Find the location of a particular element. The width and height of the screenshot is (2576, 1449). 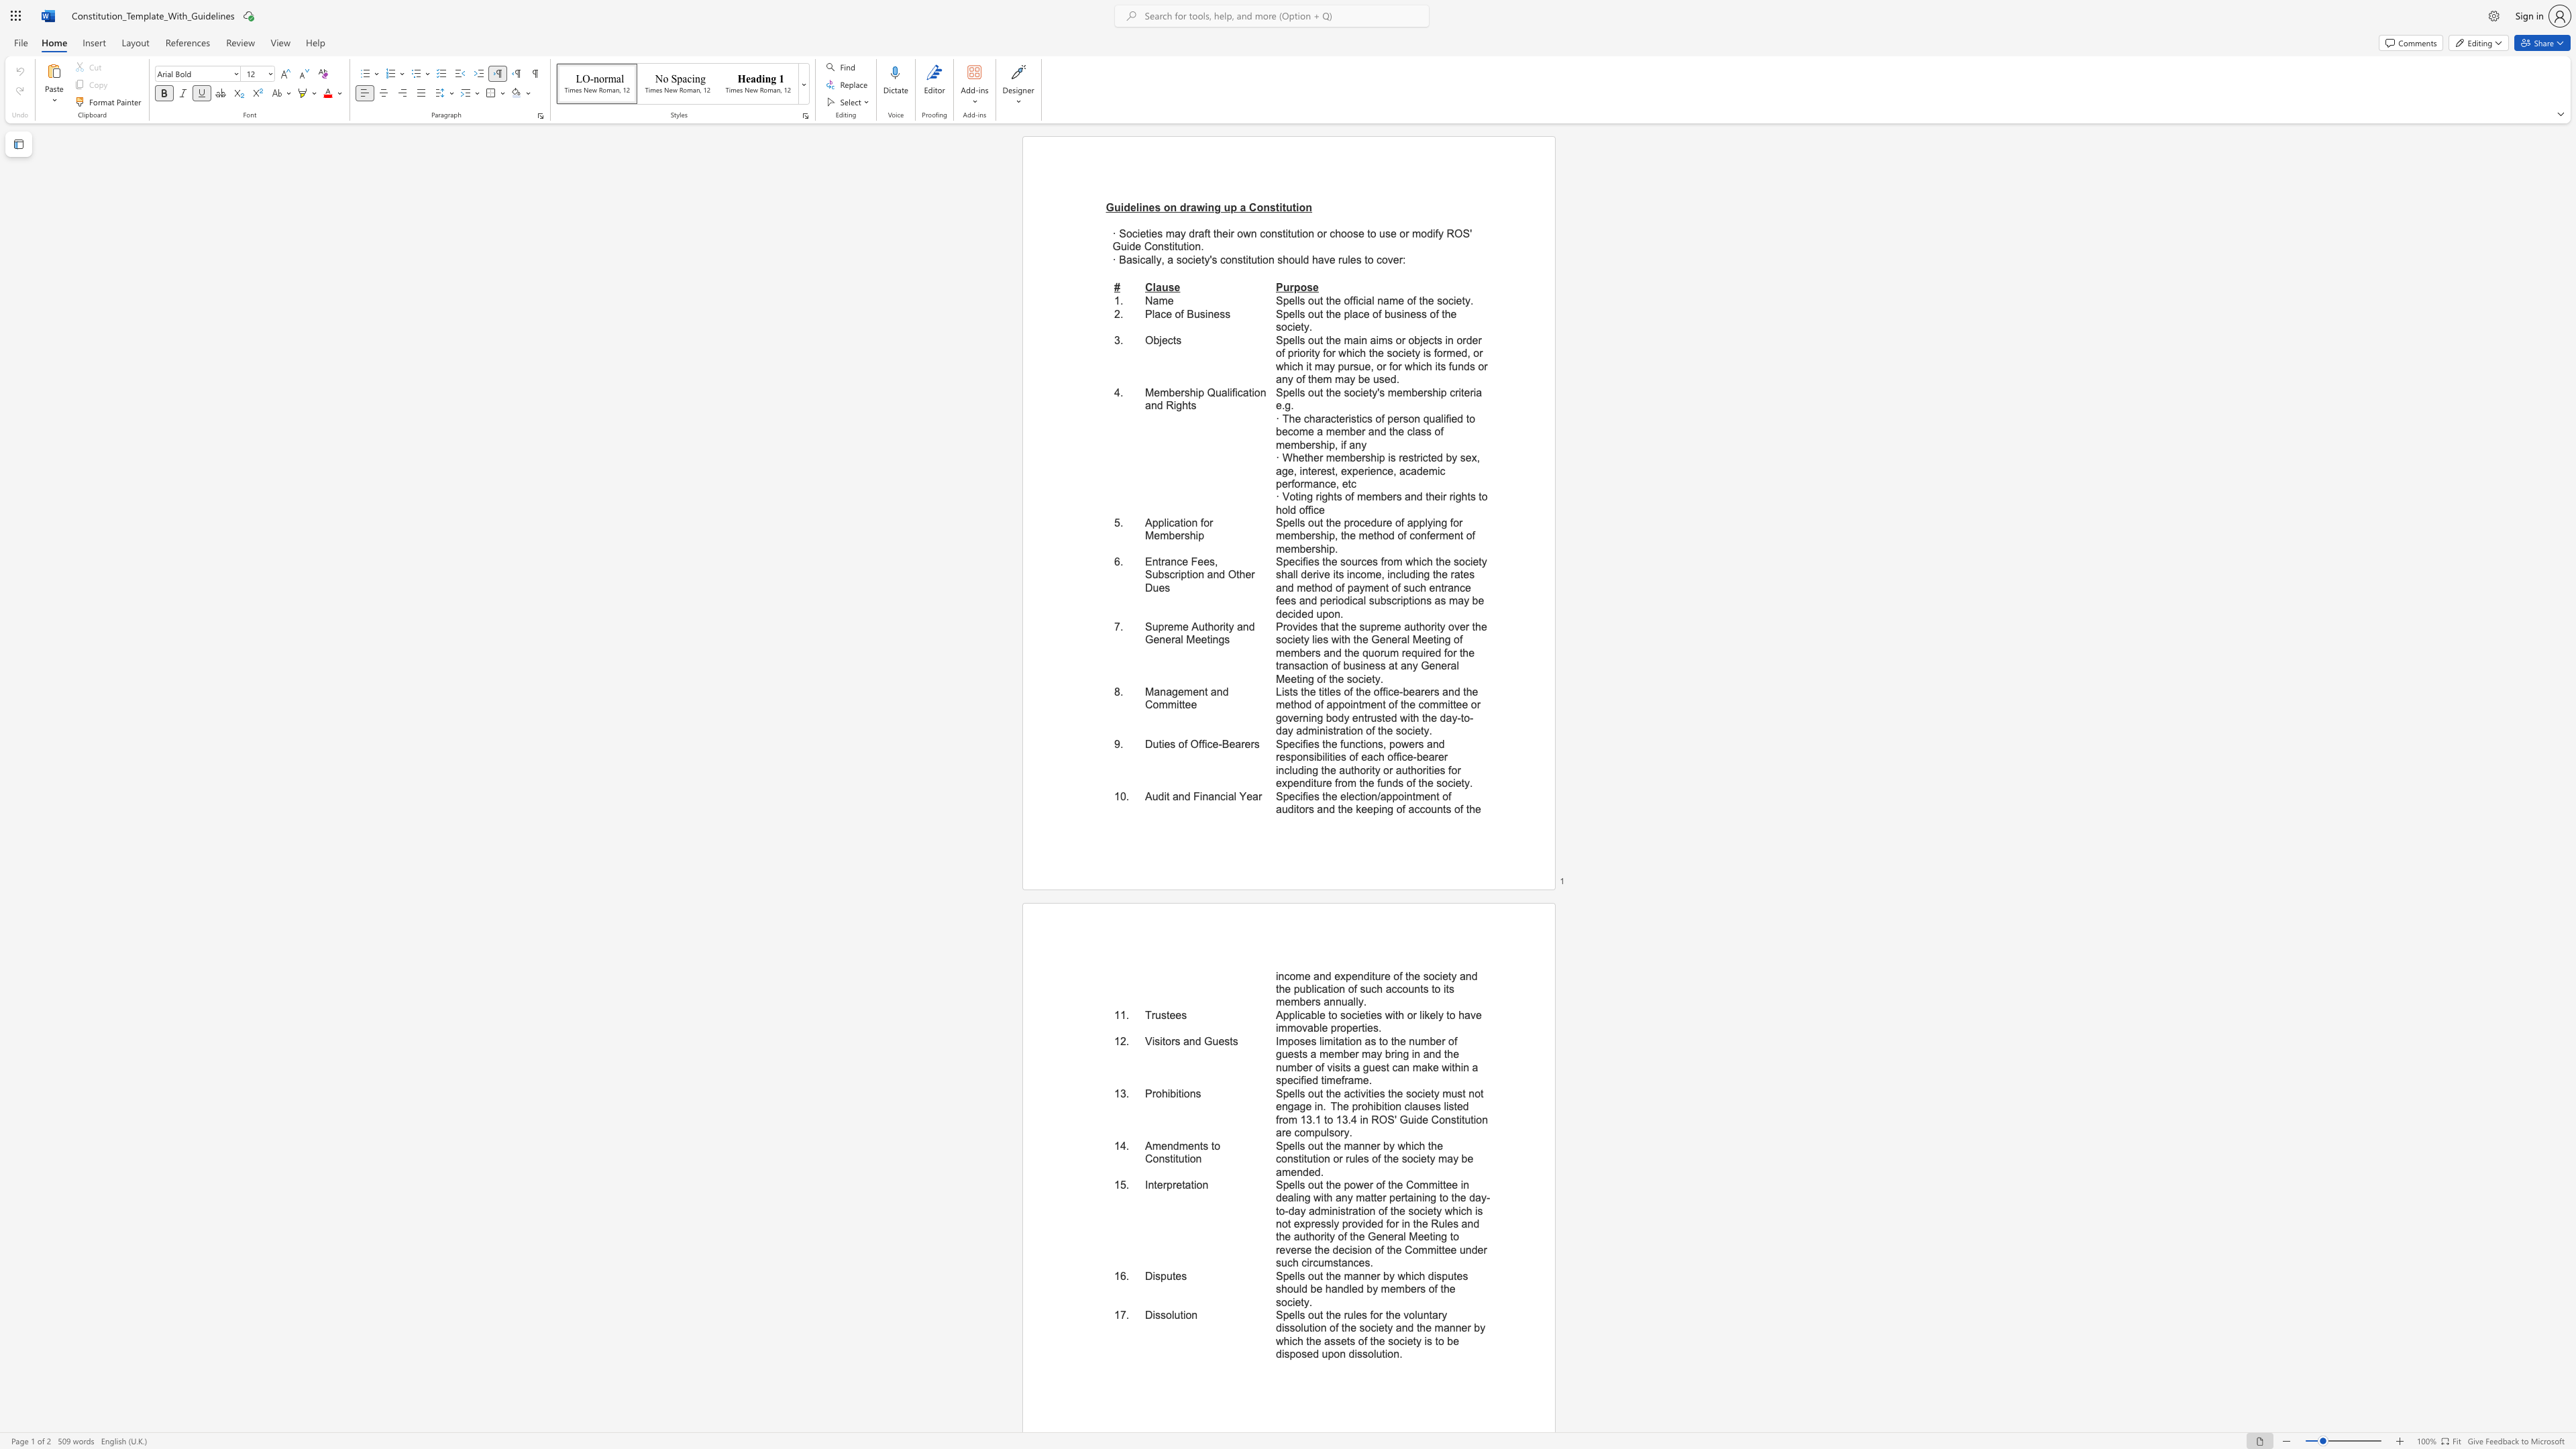

the subset text "uties of Office-Beare" within the text "Duties of Office-Bearers" is located at coordinates (1152, 743).